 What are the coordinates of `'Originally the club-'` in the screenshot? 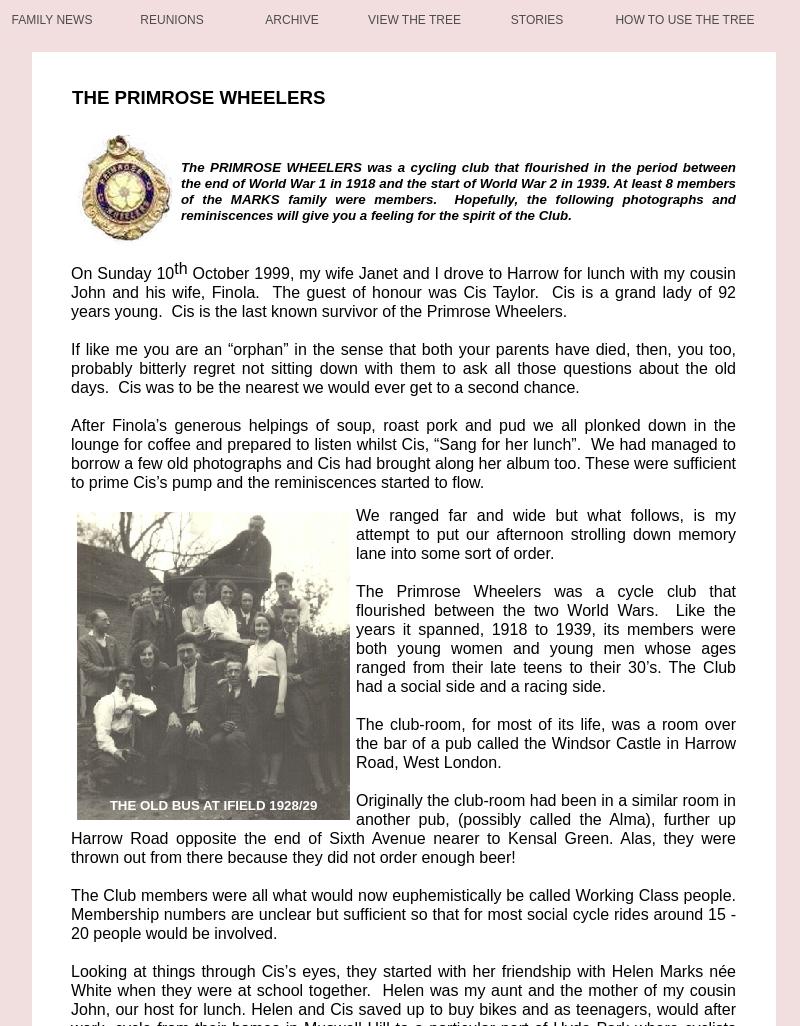 It's located at (422, 799).